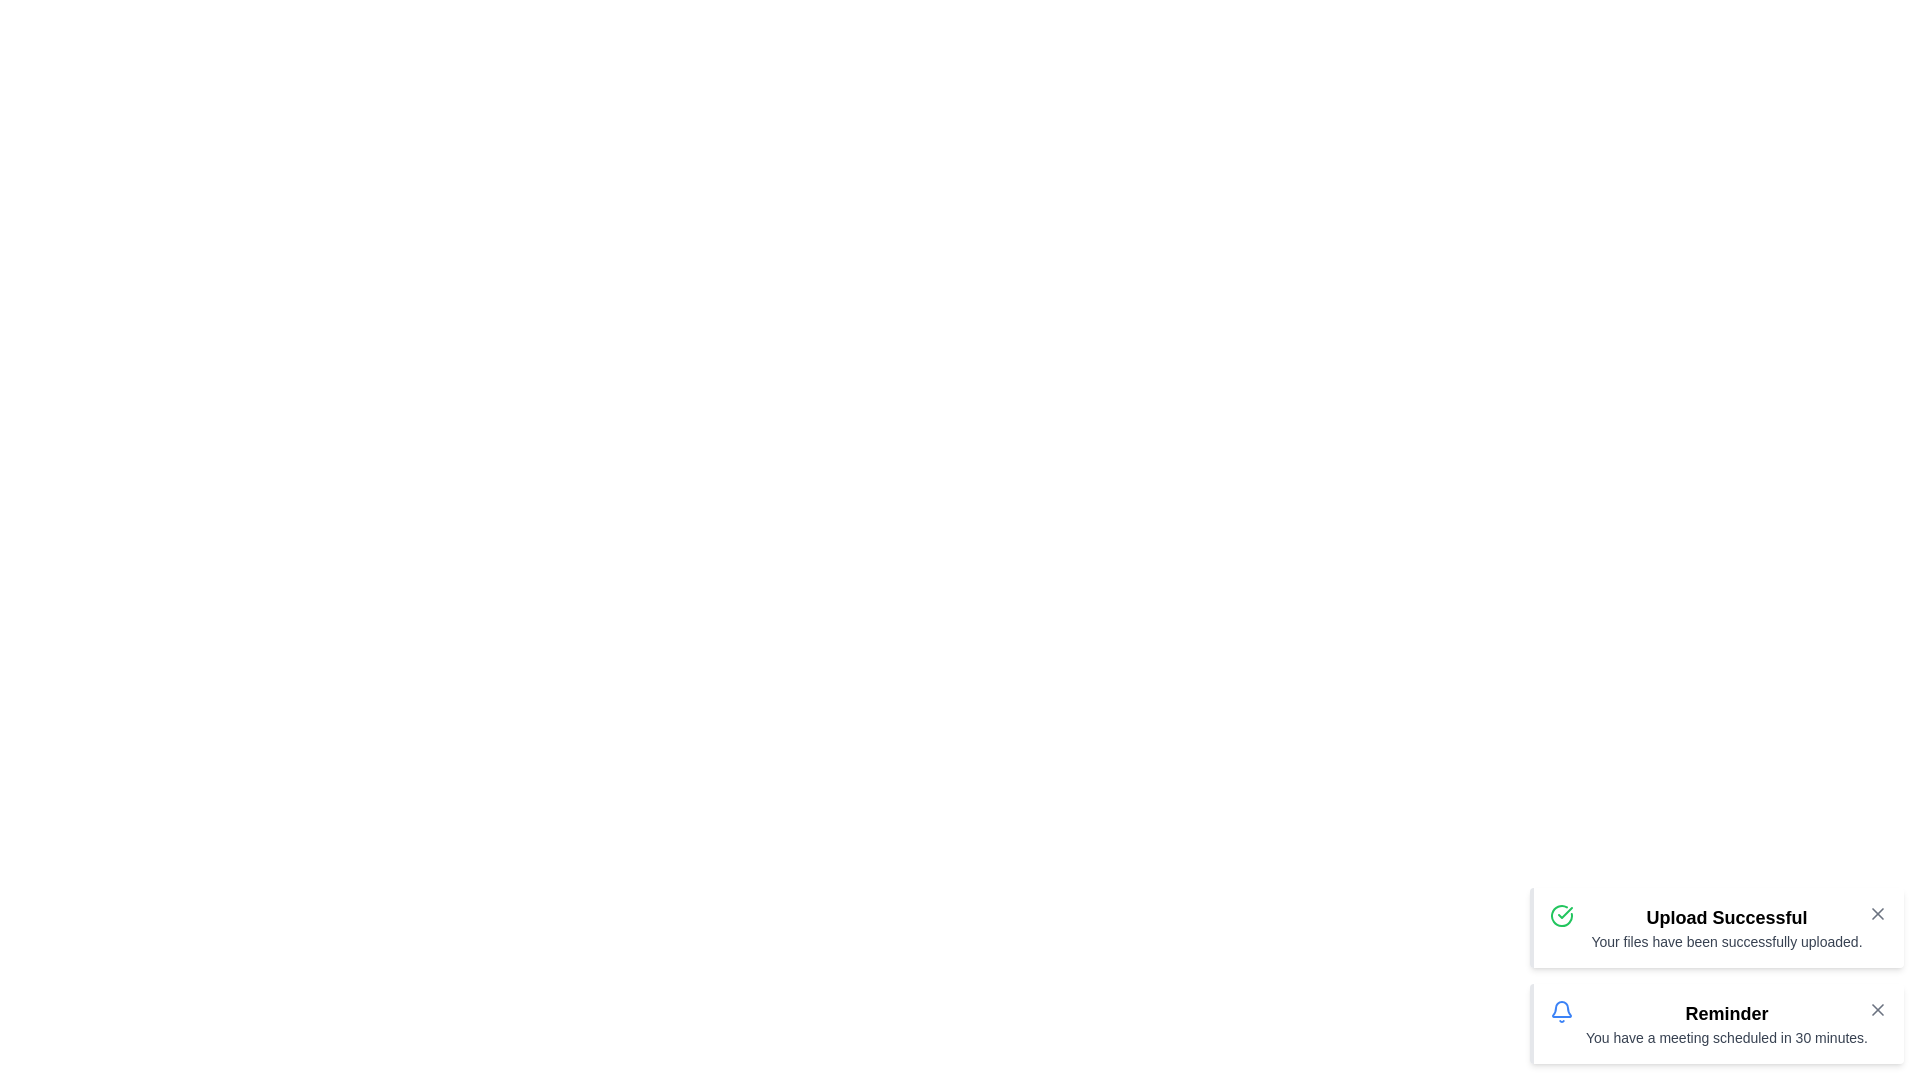  I want to click on the notification list vertically by -11 pixels, so click(1715, 974).